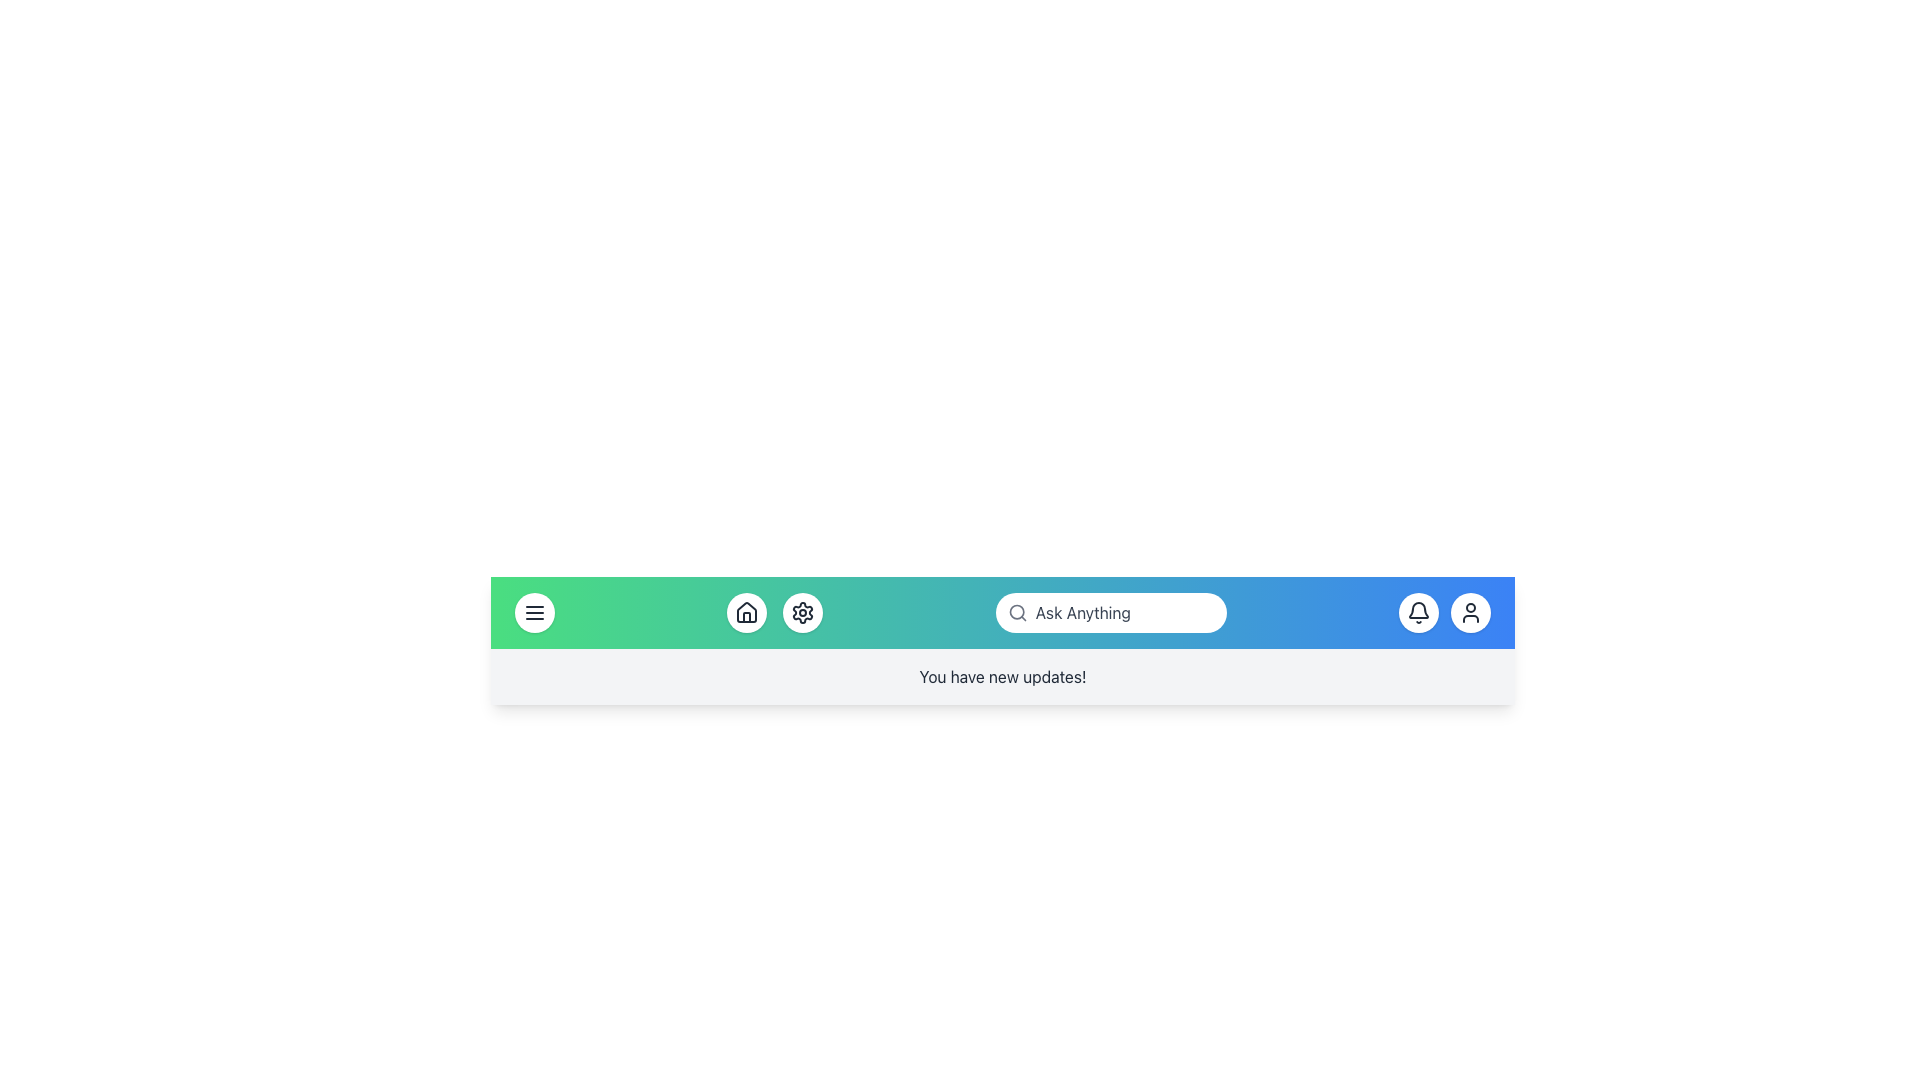 This screenshot has height=1080, width=1920. I want to click on the home button icon in the navigation bar, so click(746, 612).